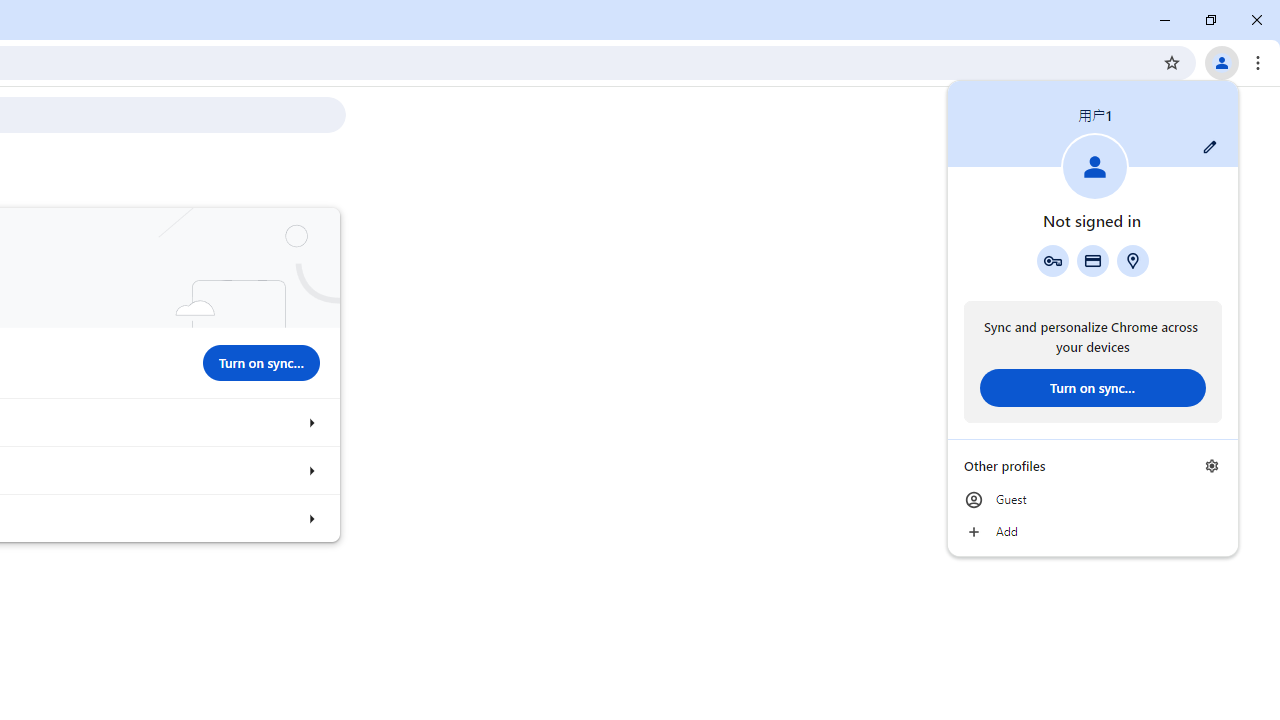  I want to click on 'Guest', so click(1092, 499).